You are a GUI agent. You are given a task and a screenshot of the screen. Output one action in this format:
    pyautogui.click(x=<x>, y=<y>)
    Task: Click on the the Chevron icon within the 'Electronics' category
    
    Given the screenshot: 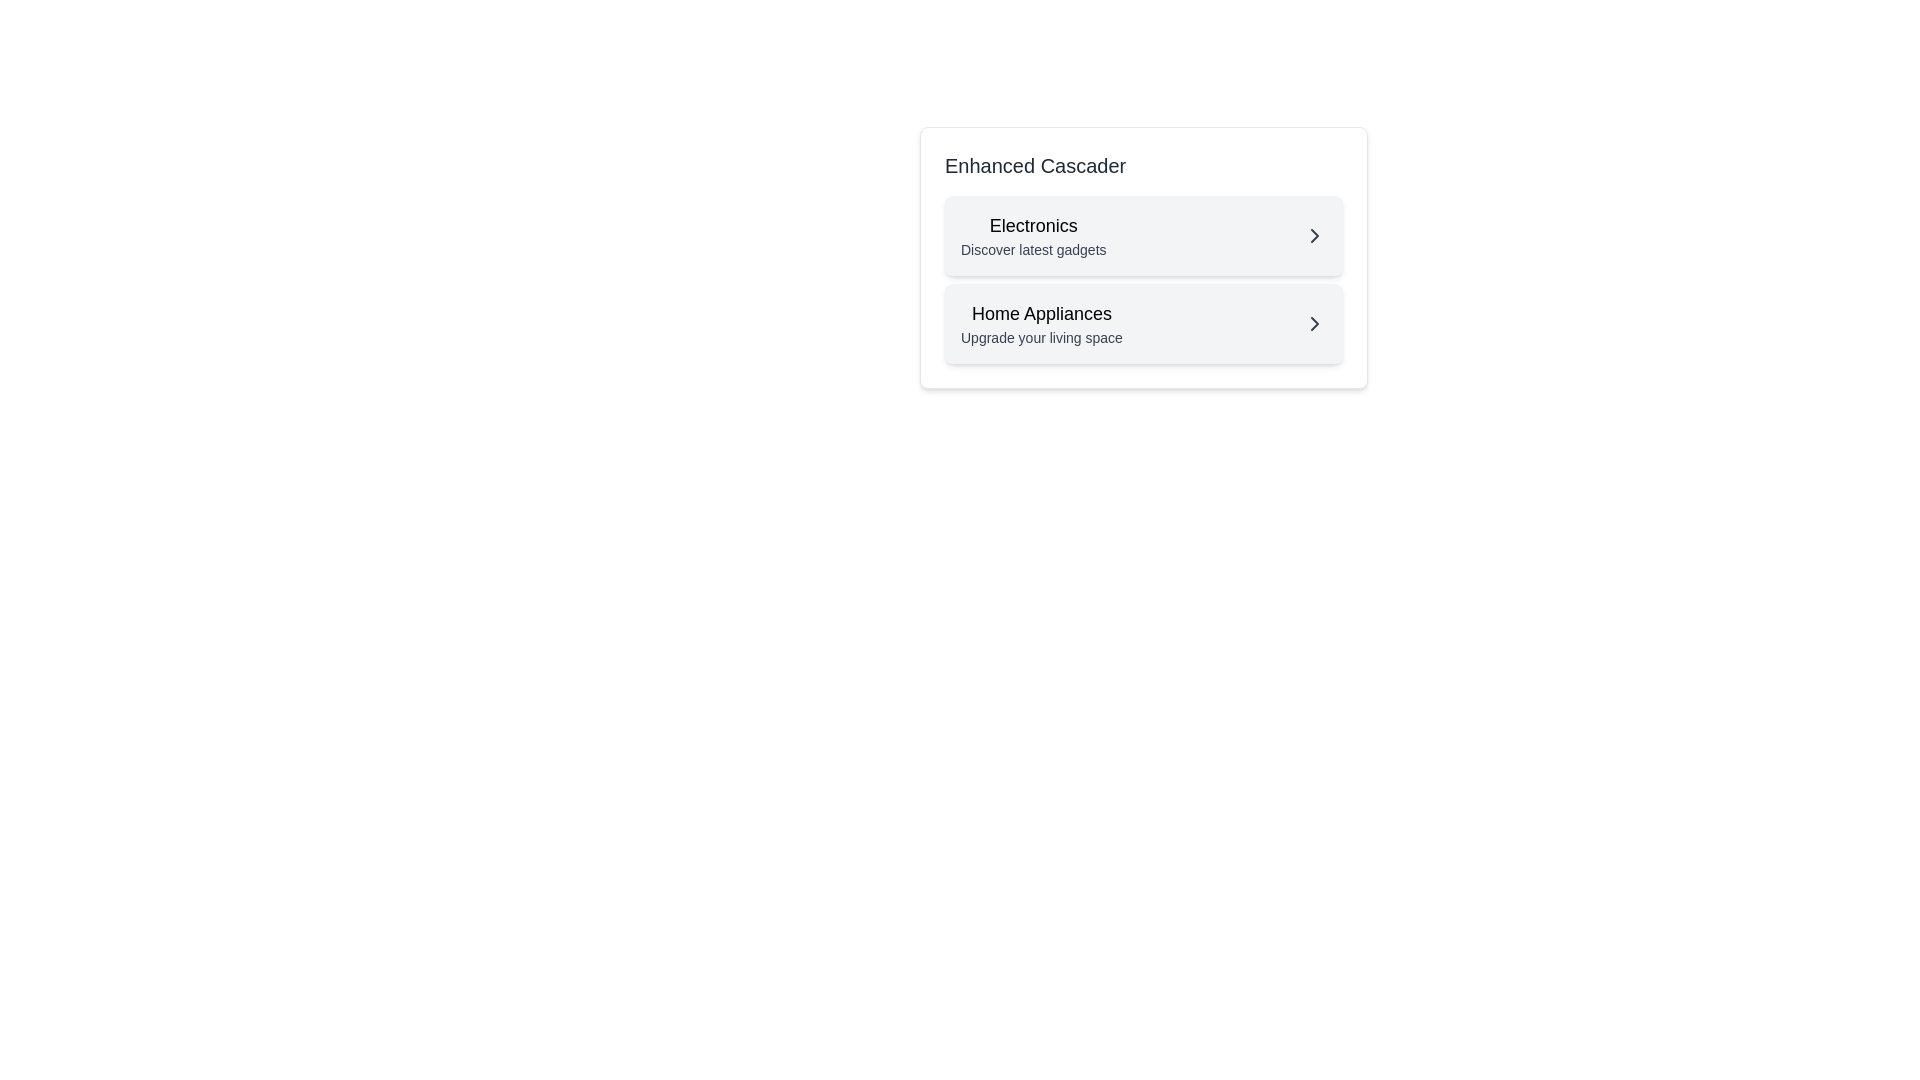 What is the action you would take?
    pyautogui.click(x=1315, y=234)
    